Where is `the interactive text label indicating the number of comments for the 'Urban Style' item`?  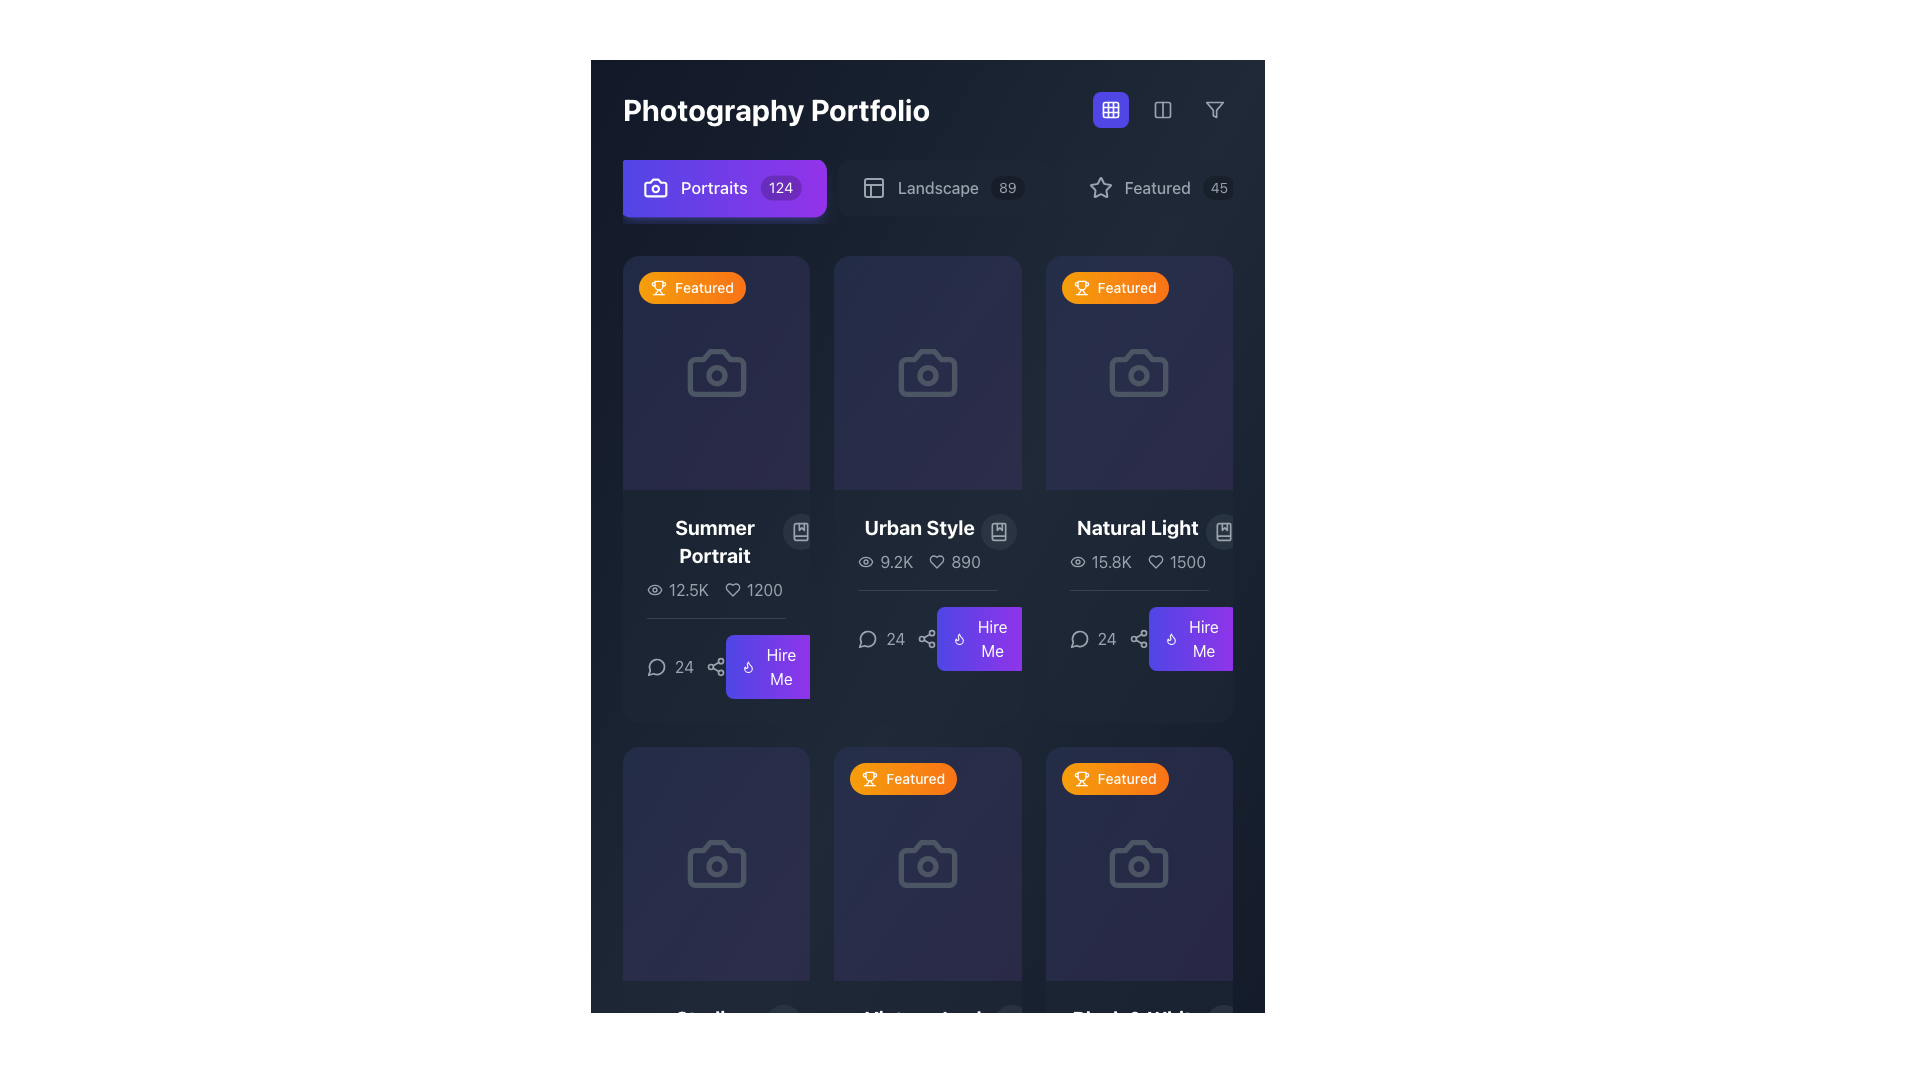 the interactive text label indicating the number of comments for the 'Urban Style' item is located at coordinates (880, 639).